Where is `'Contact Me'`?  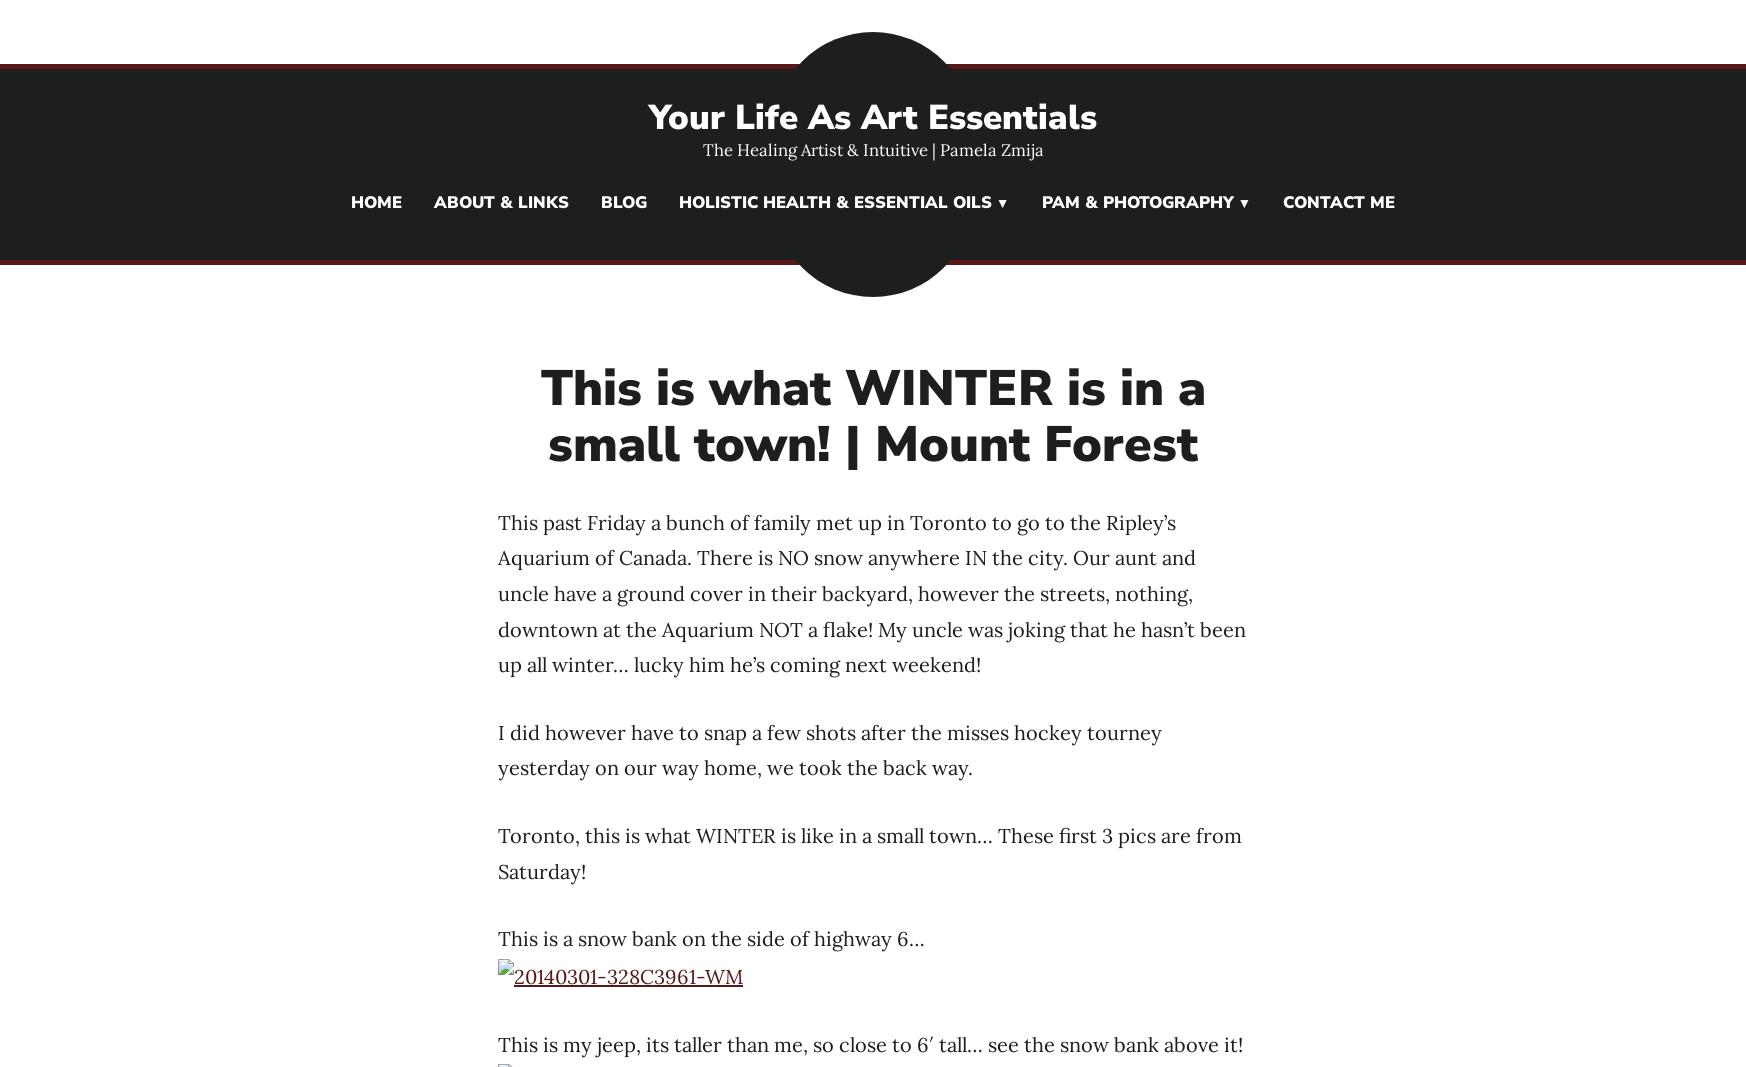
'Contact Me' is located at coordinates (1339, 202).